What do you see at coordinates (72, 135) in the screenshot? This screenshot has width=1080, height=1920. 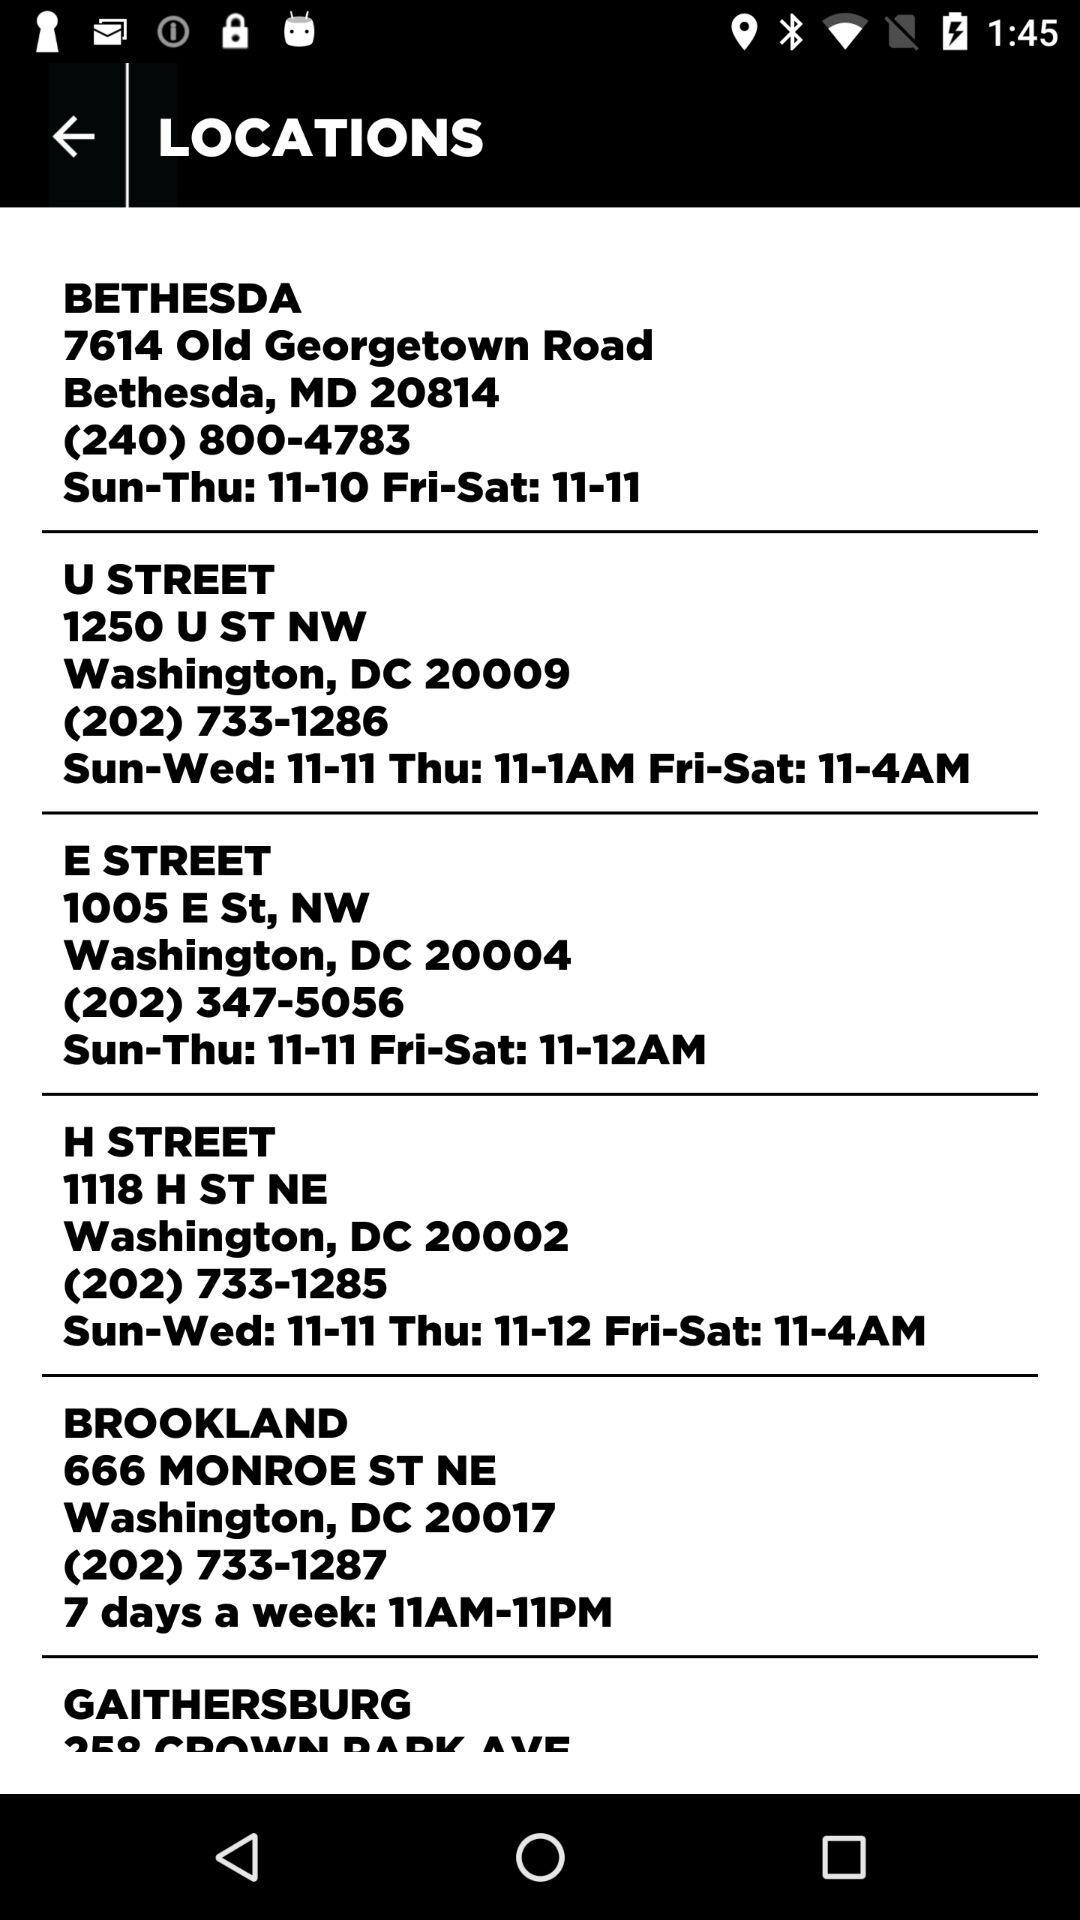 I see `item to the left of the locations item` at bounding box center [72, 135].